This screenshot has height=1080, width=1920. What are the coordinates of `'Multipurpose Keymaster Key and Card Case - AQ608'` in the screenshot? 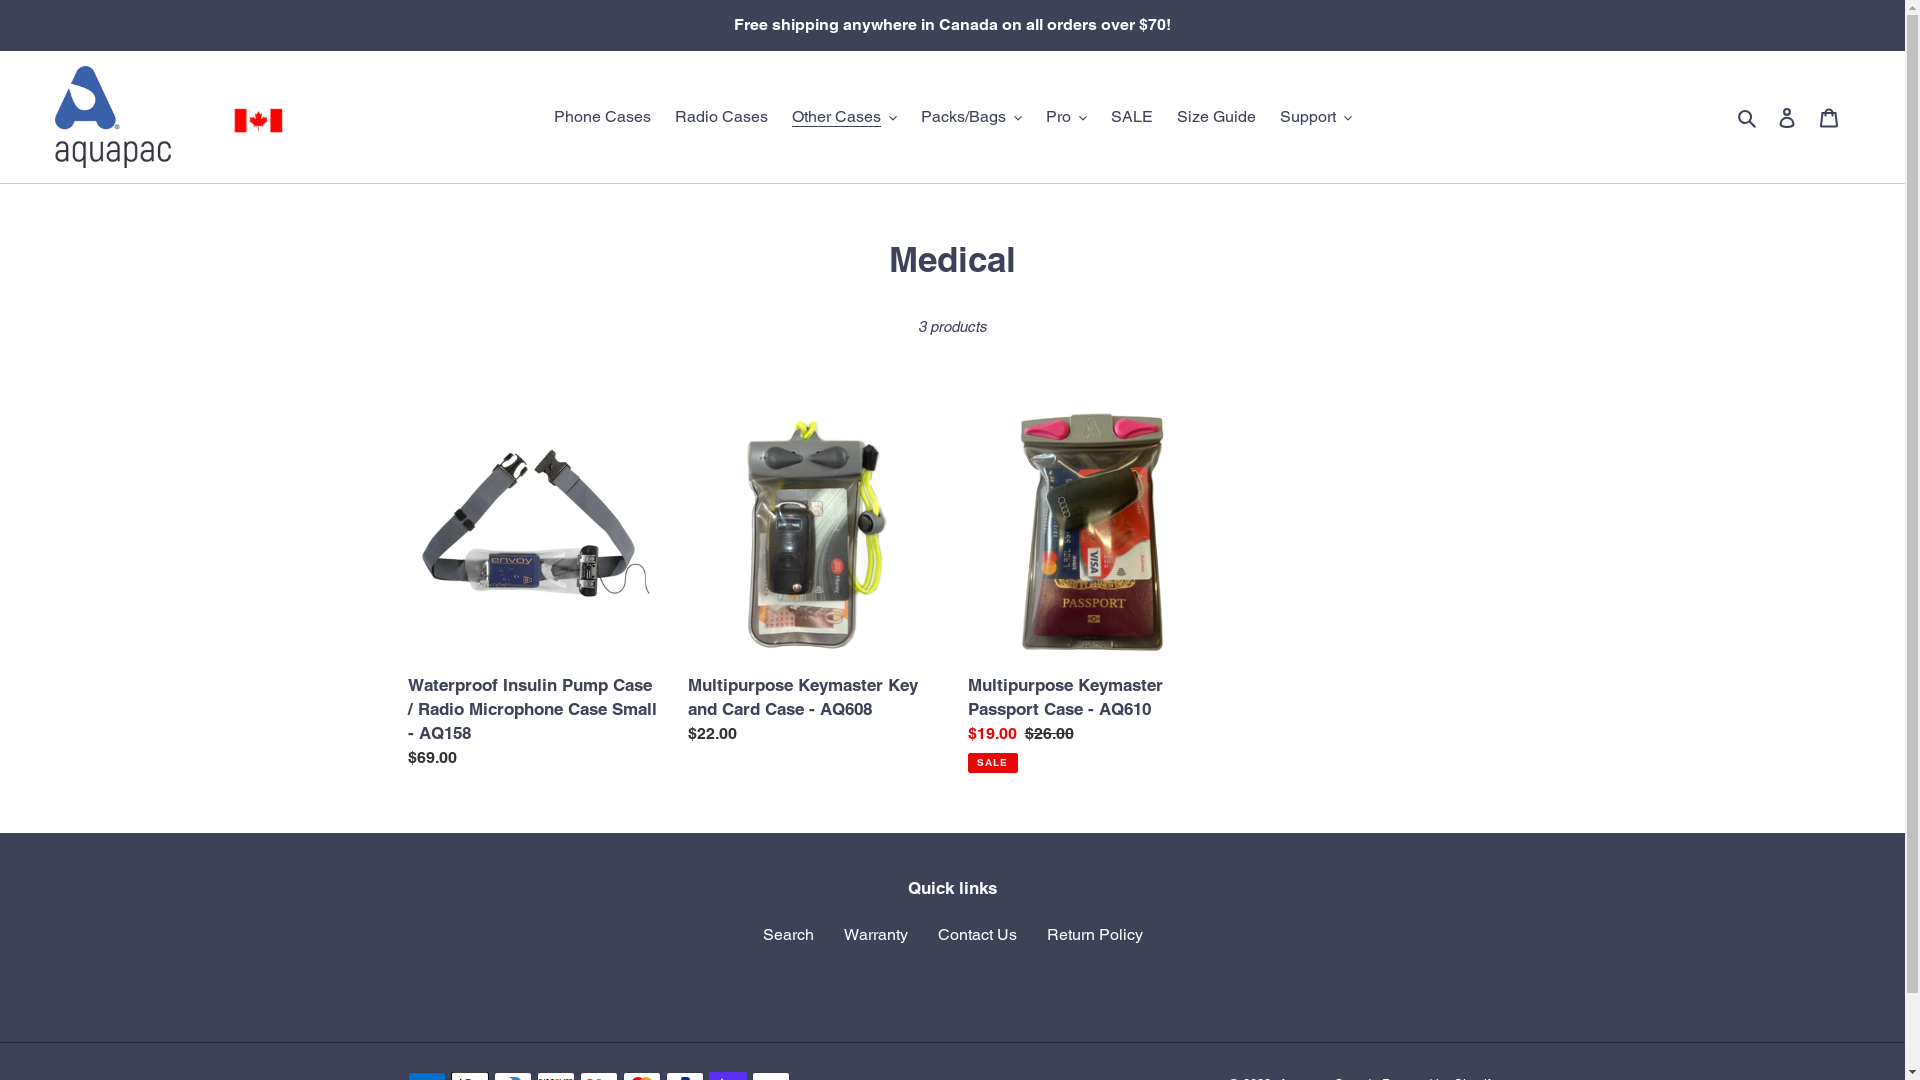 It's located at (812, 581).